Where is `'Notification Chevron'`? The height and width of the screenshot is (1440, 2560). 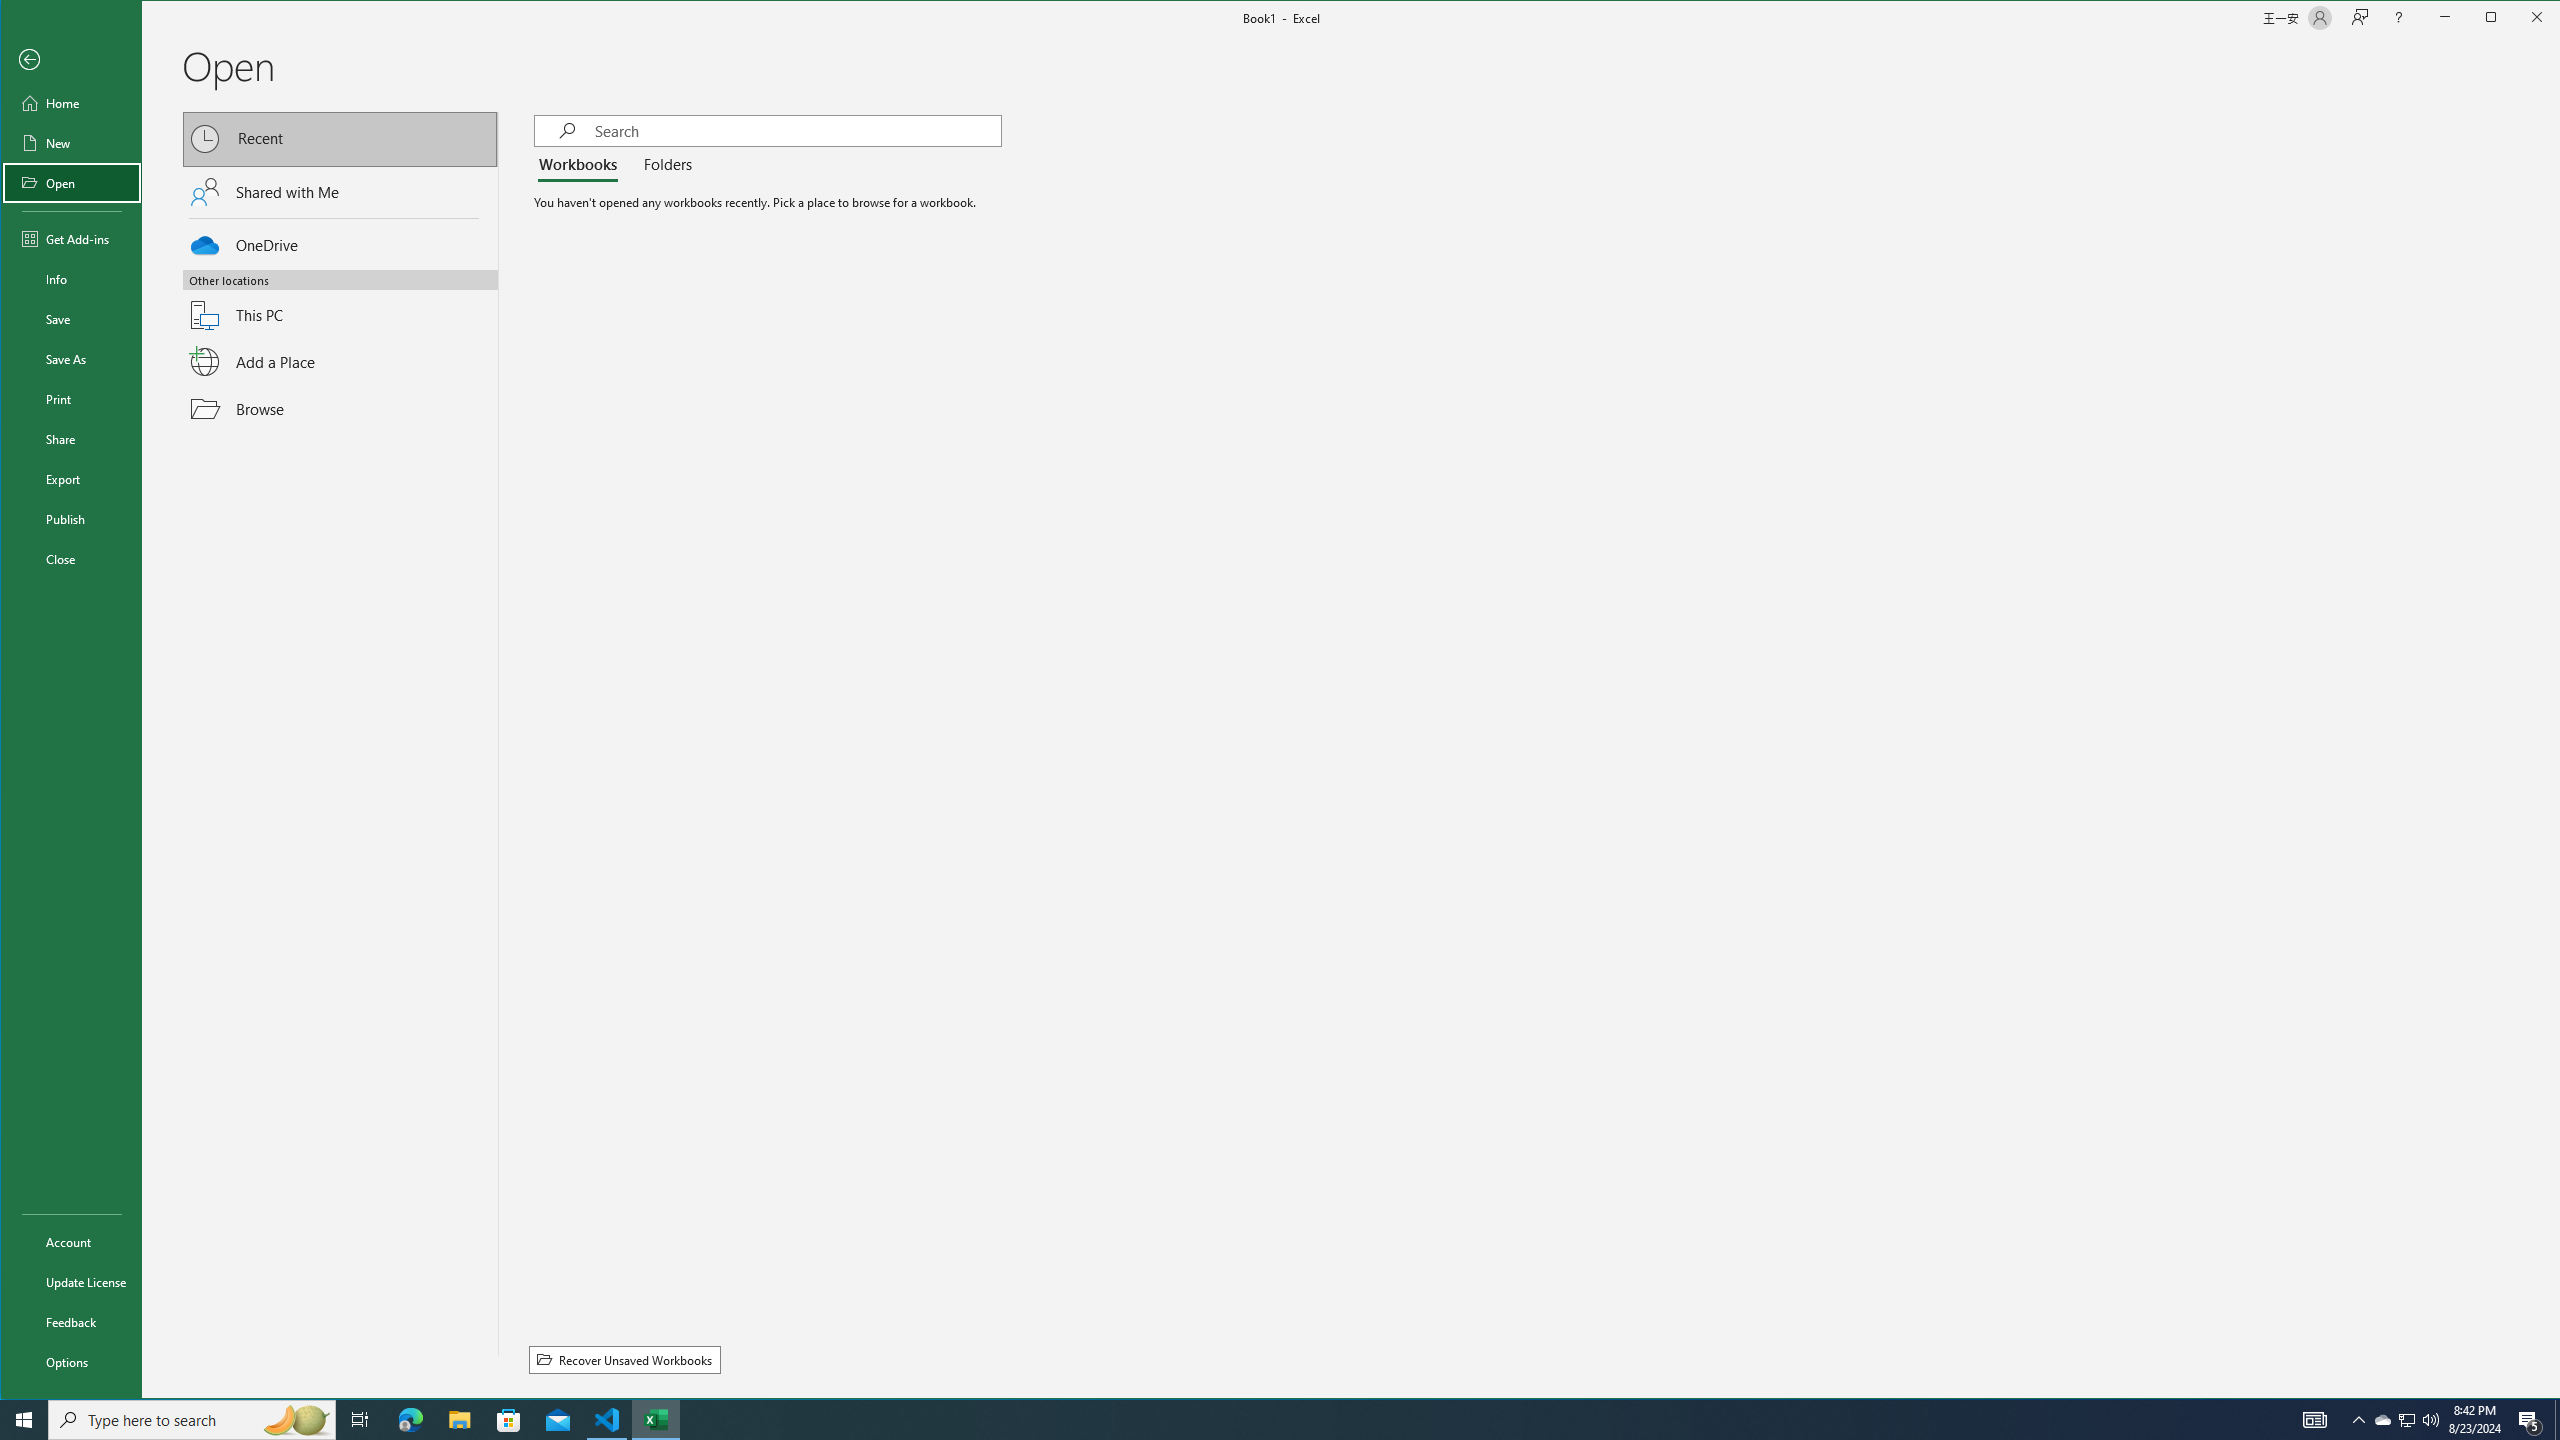
'Notification Chevron' is located at coordinates (2382, 1418).